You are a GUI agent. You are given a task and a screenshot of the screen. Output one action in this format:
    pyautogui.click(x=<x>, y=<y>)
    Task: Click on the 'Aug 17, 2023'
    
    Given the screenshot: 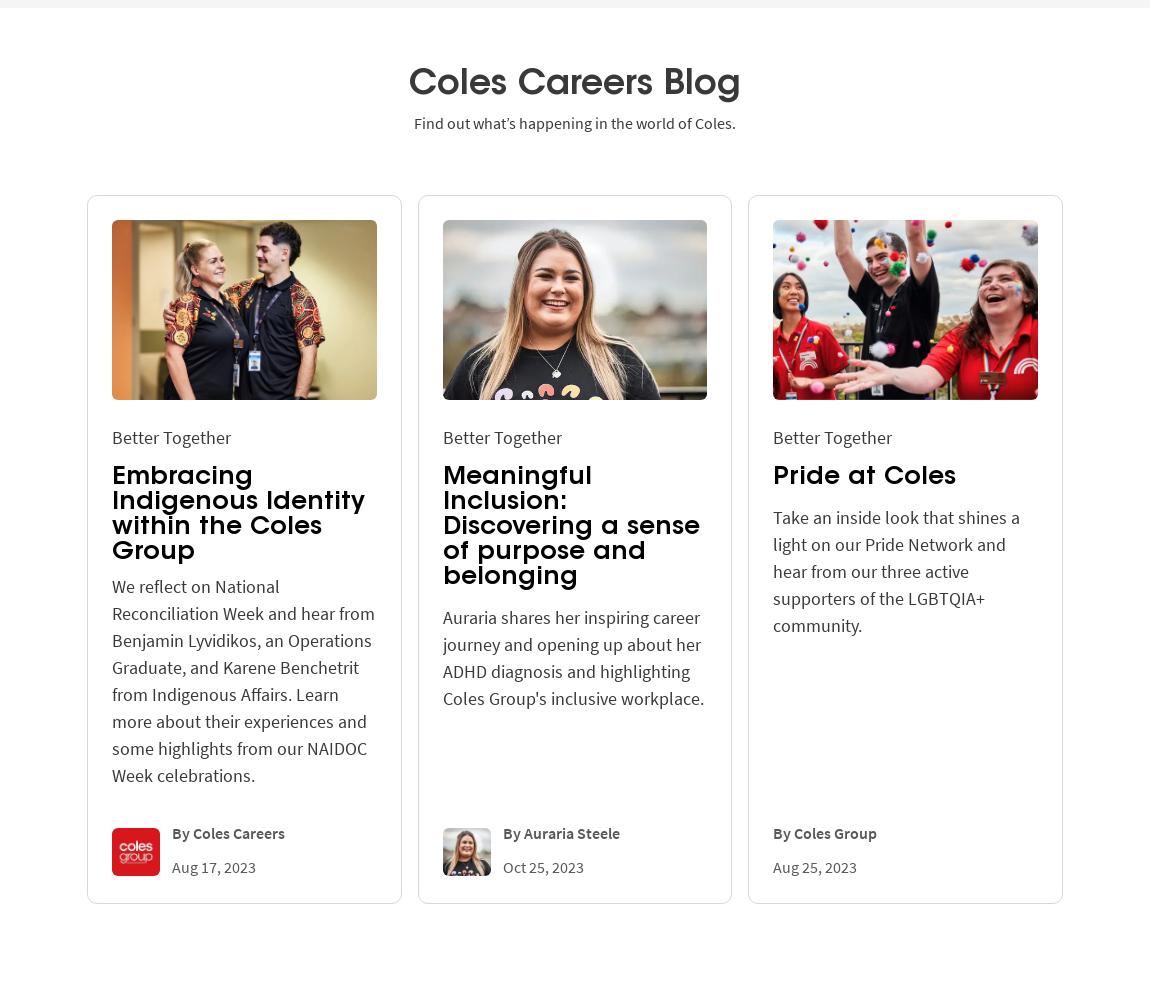 What is the action you would take?
    pyautogui.click(x=213, y=865)
    